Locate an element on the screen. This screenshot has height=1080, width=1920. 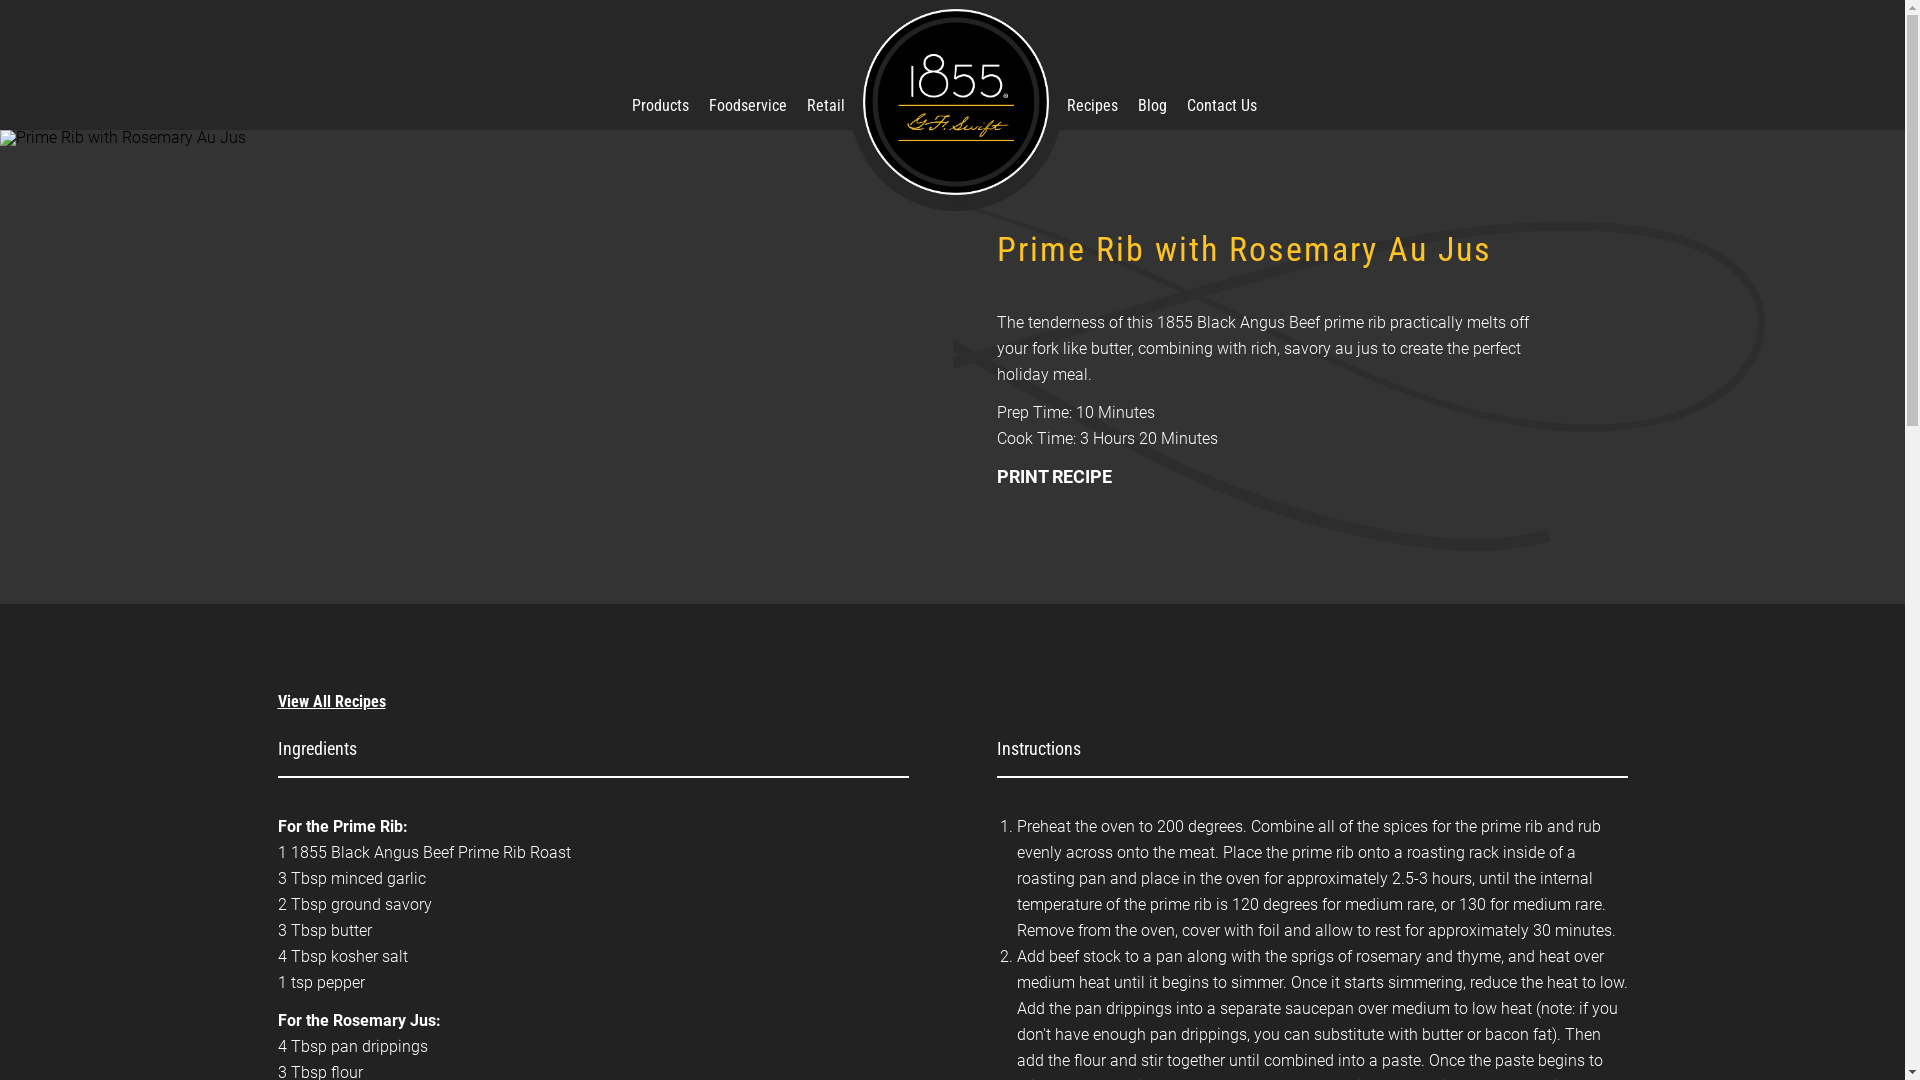
'Recipes' is located at coordinates (1064, 105).